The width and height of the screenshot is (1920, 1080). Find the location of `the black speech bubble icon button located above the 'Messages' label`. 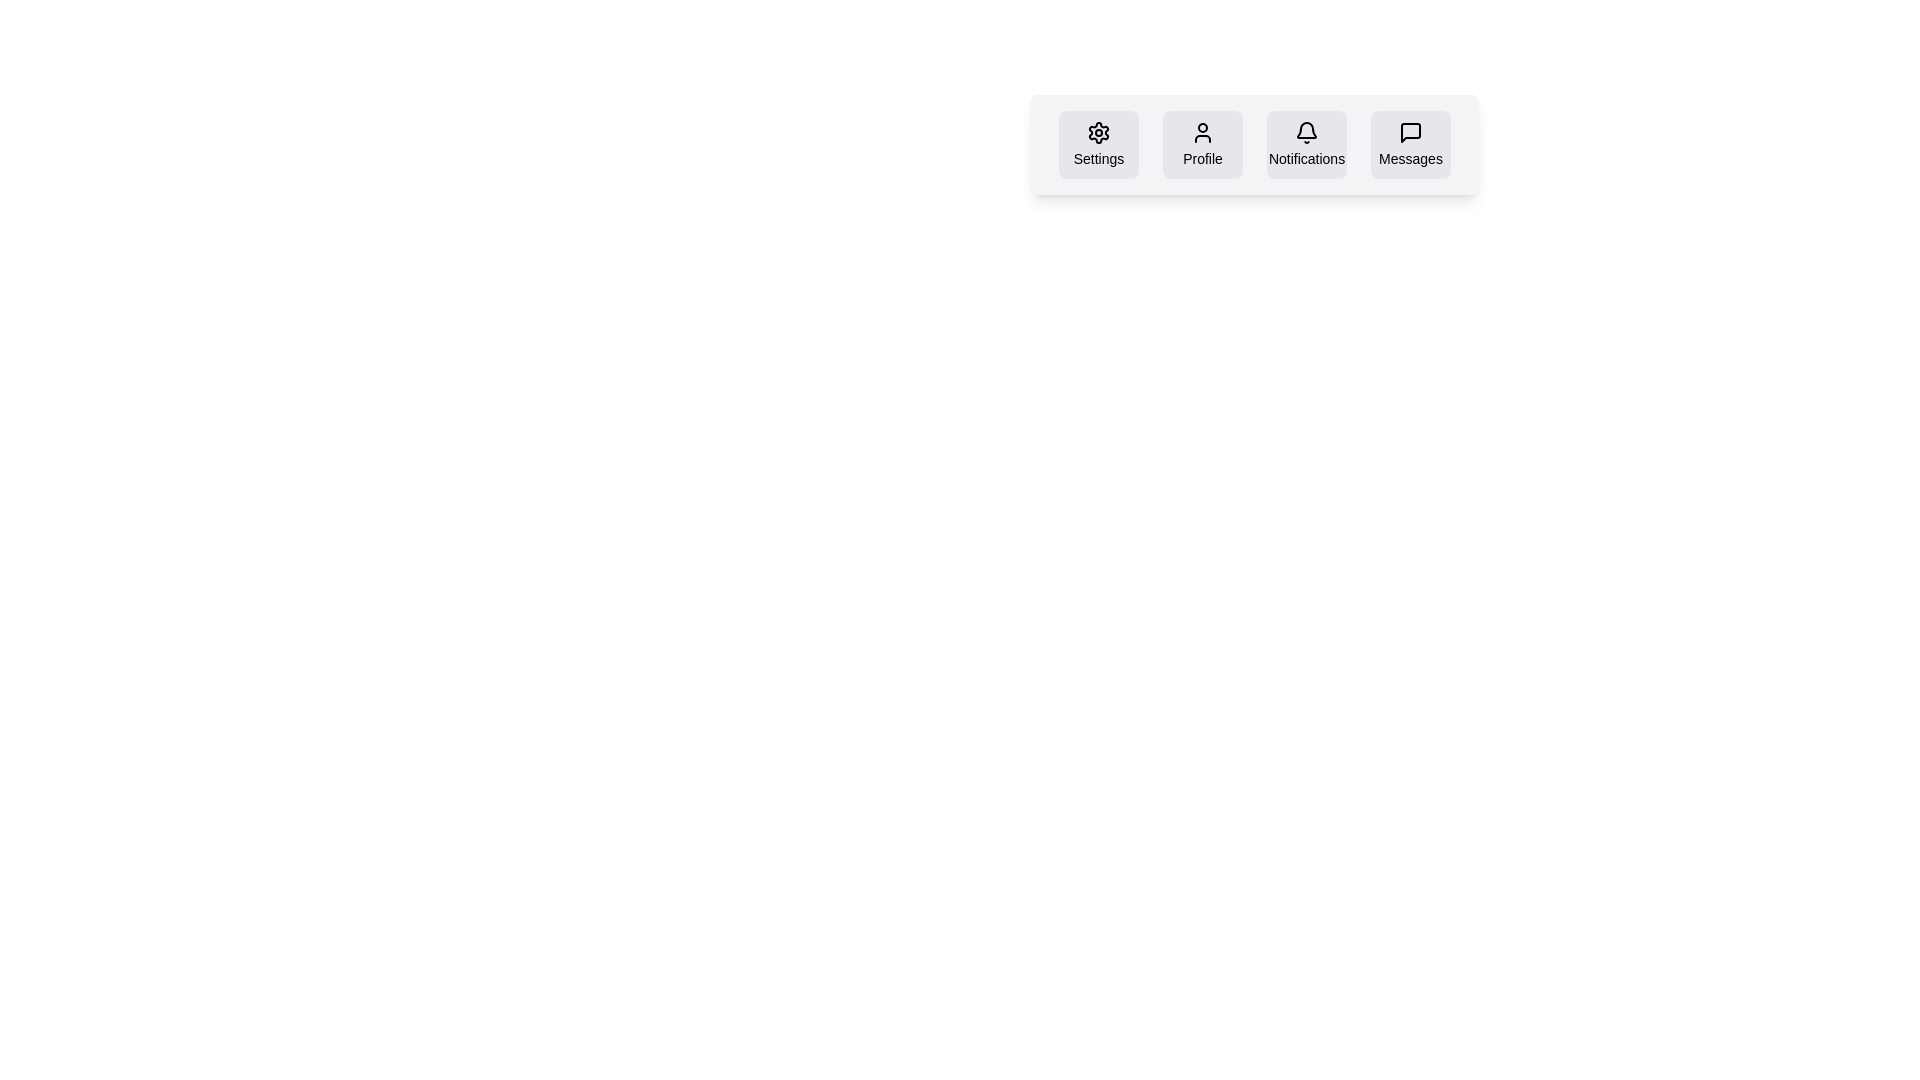

the black speech bubble icon button located above the 'Messages' label is located at coordinates (1410, 132).